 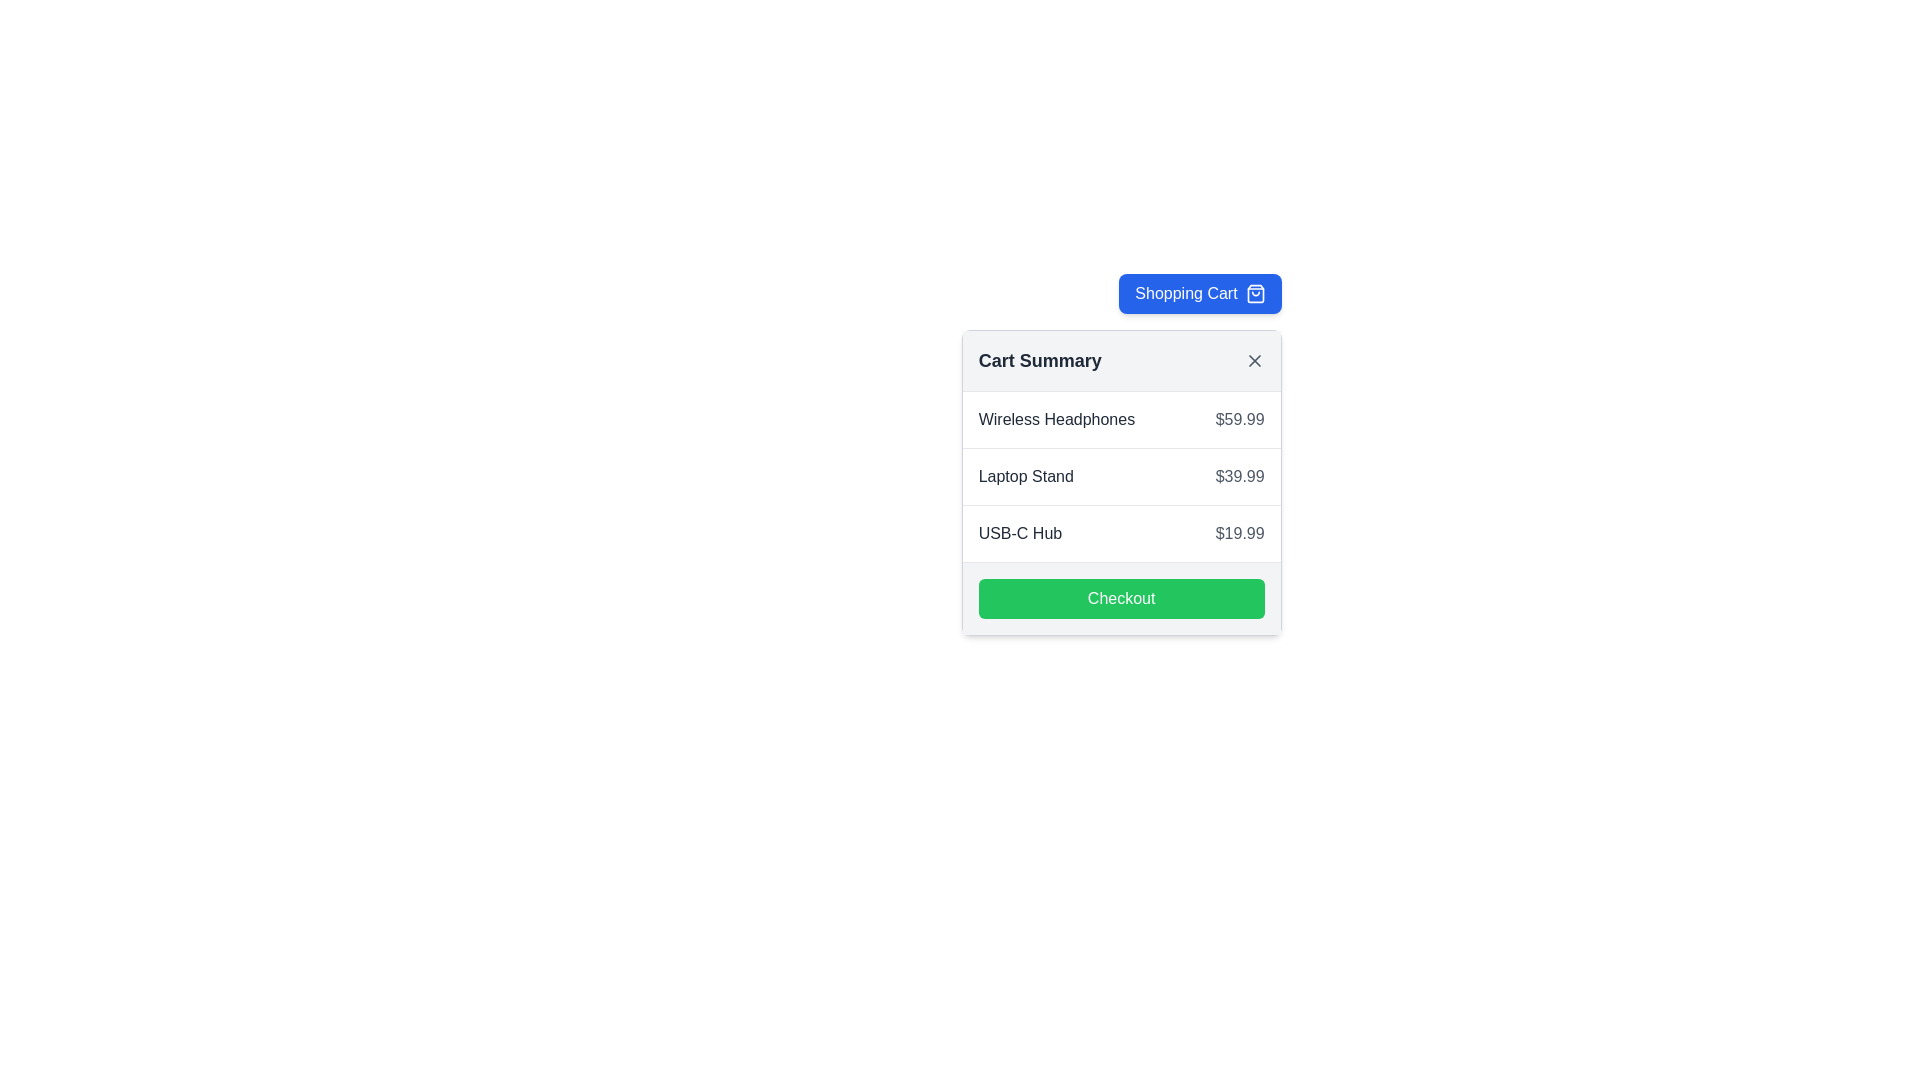 What do you see at coordinates (1239, 419) in the screenshot?
I see `the price text element indicating the price of 'Wireless Headphones' in the shopping cart, located in the second column, aligned with the item's title` at bounding box center [1239, 419].